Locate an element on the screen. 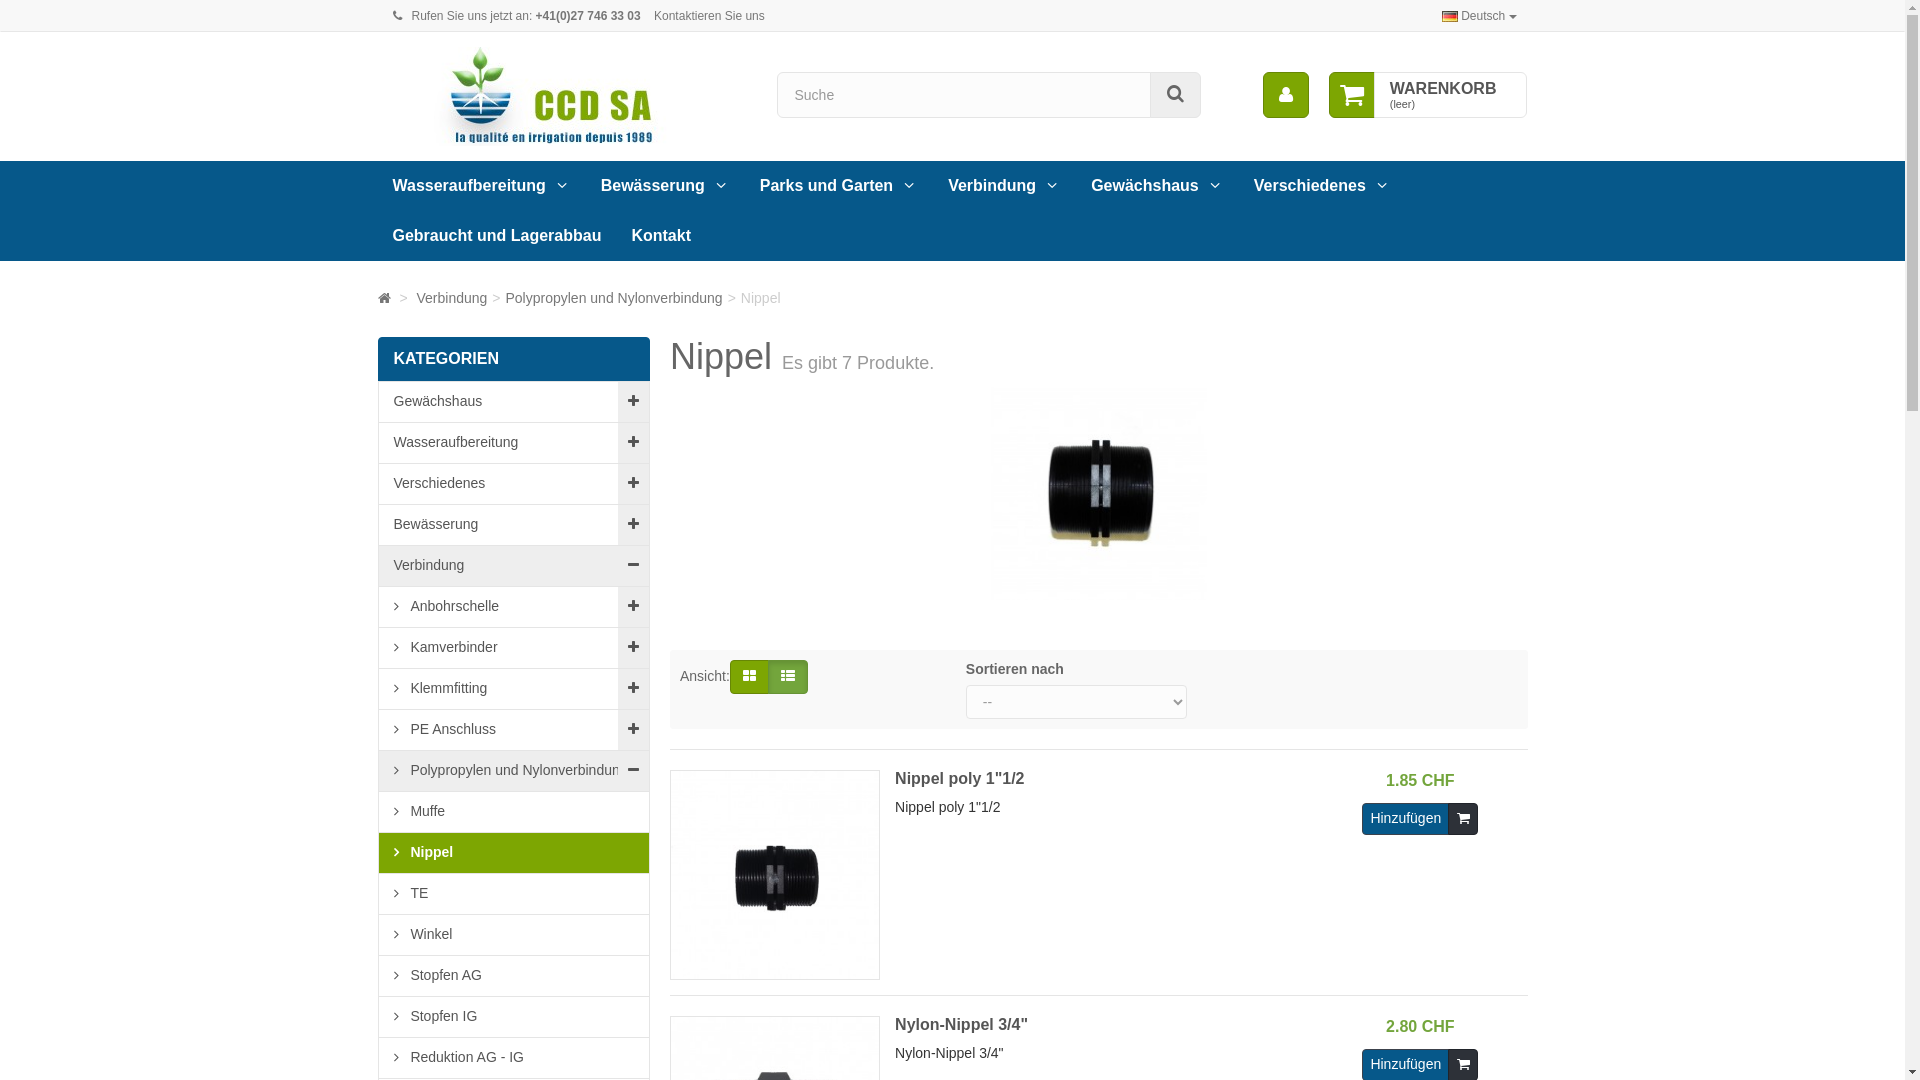 The image size is (1920, 1080). 'Reduktion AG - IG' is located at coordinates (513, 1056).